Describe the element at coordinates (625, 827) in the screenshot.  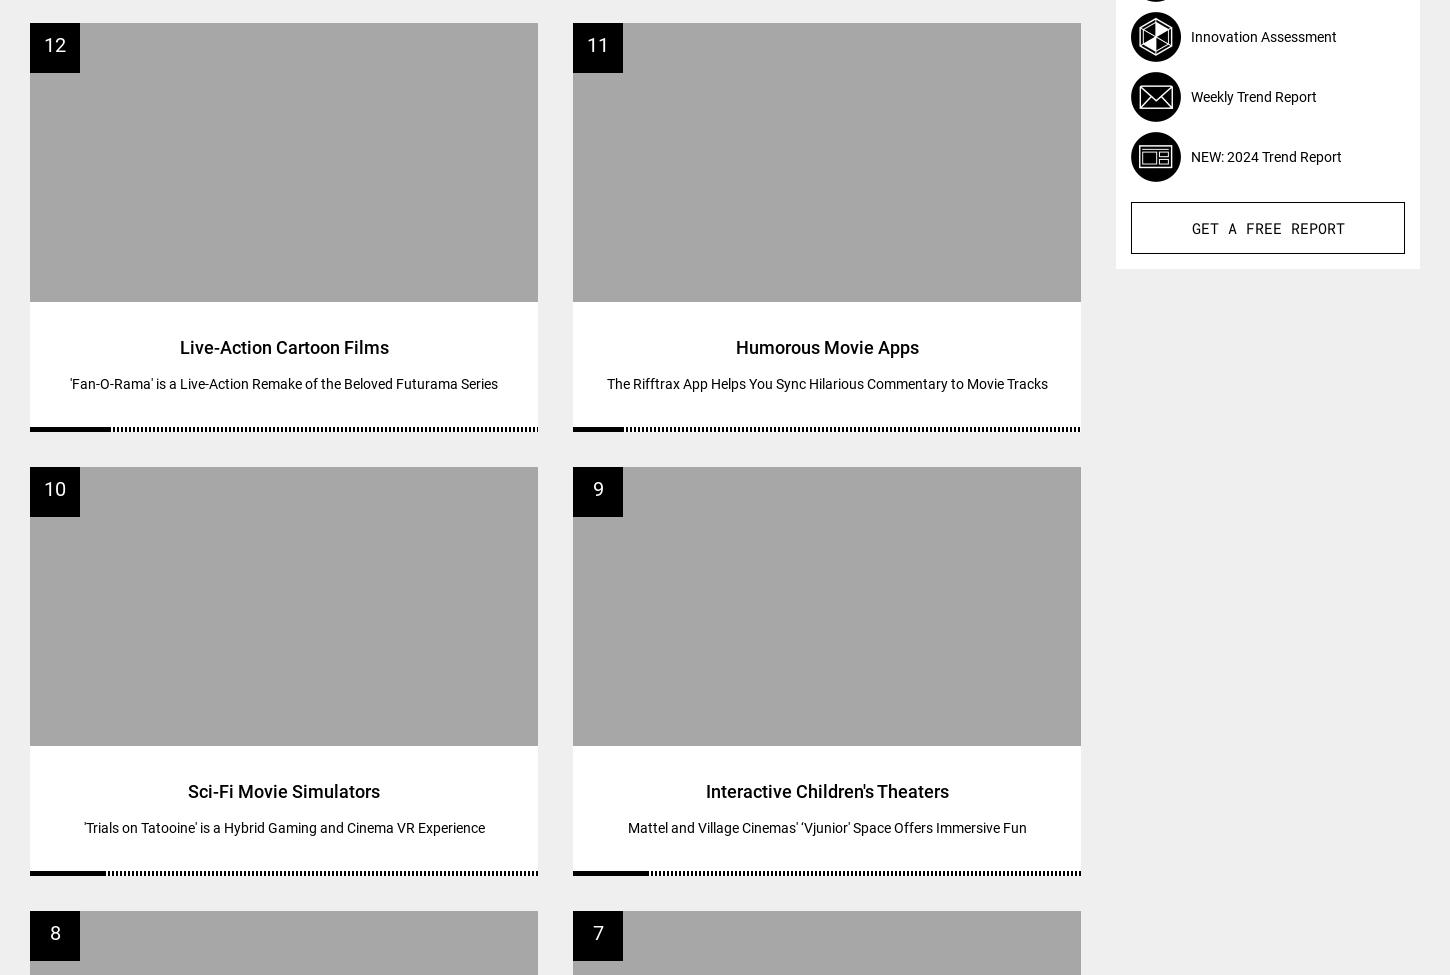
I see `'Mattel and Village Cinemas' ‘Vjunior' Space Offers Immersive Fun'` at that location.